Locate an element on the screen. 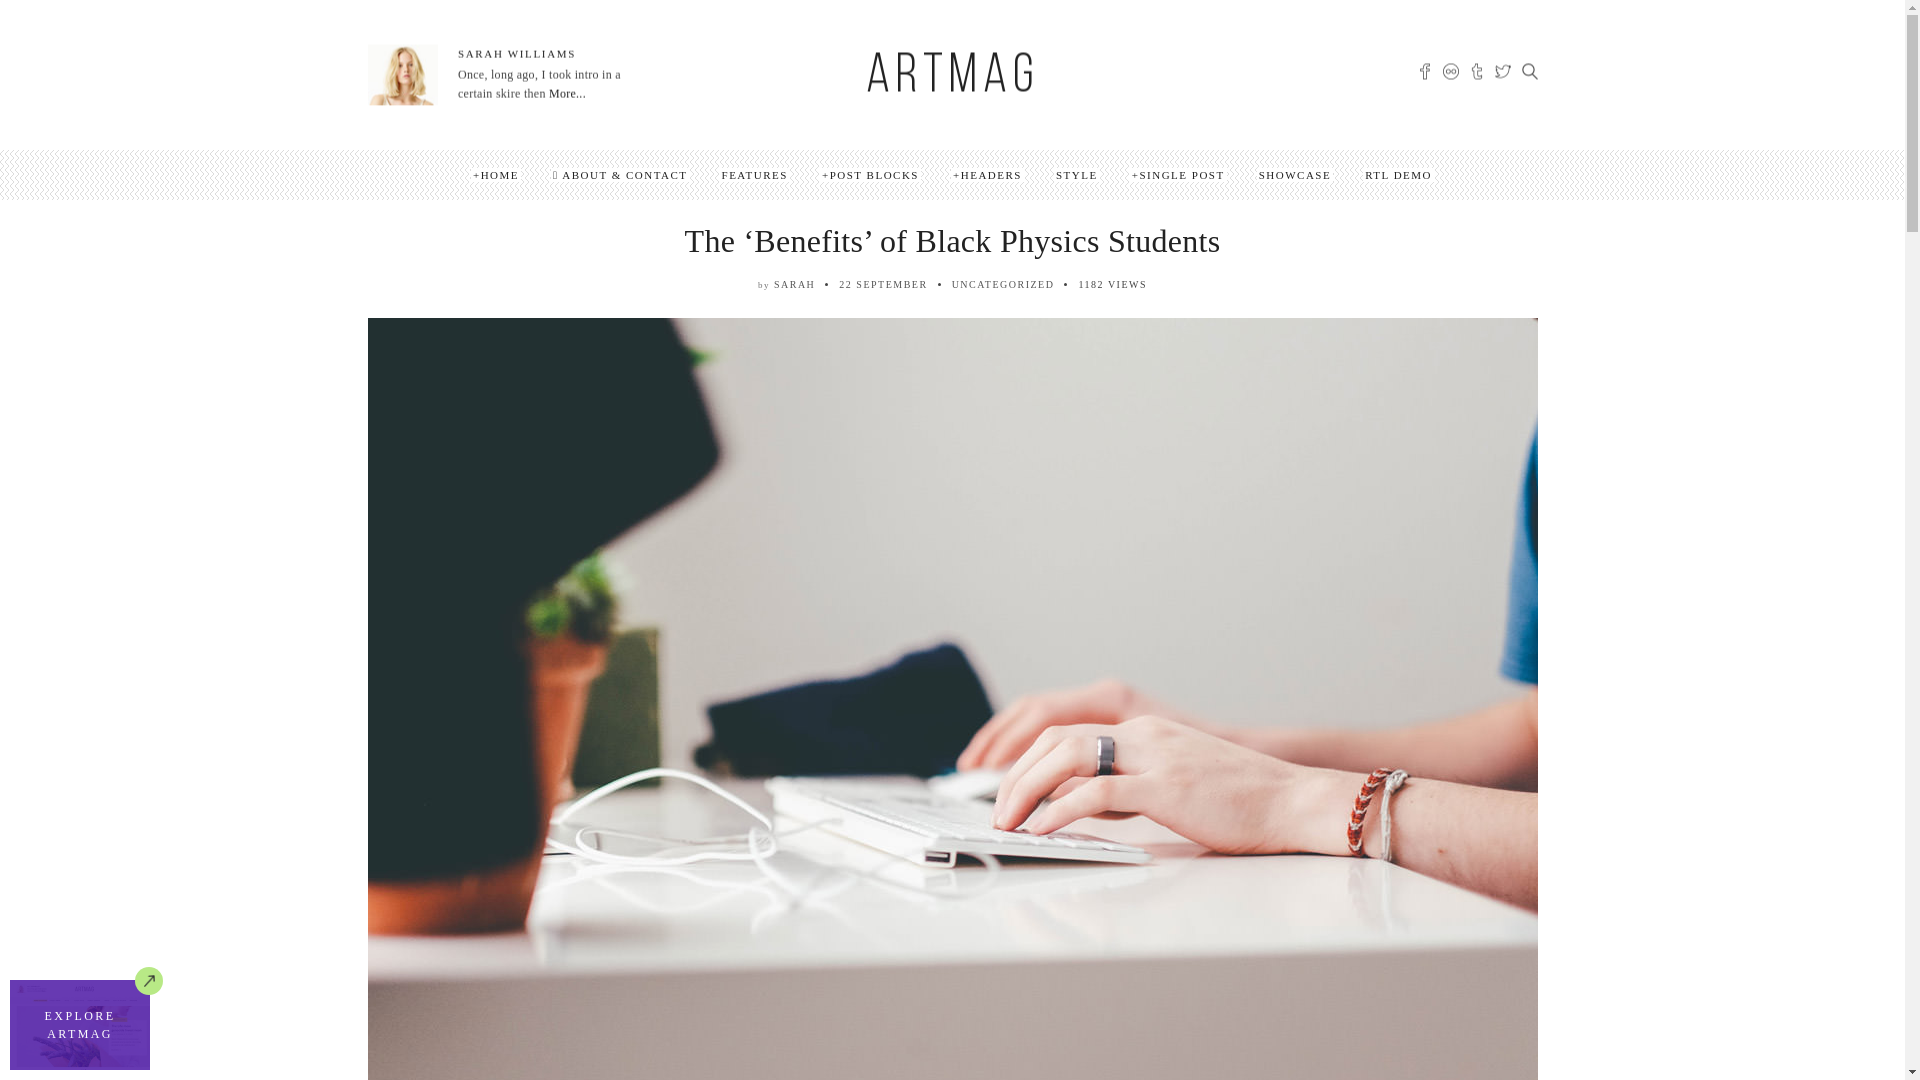 The width and height of the screenshot is (1920, 1080). 'POST BLOCKS' is located at coordinates (870, 173).